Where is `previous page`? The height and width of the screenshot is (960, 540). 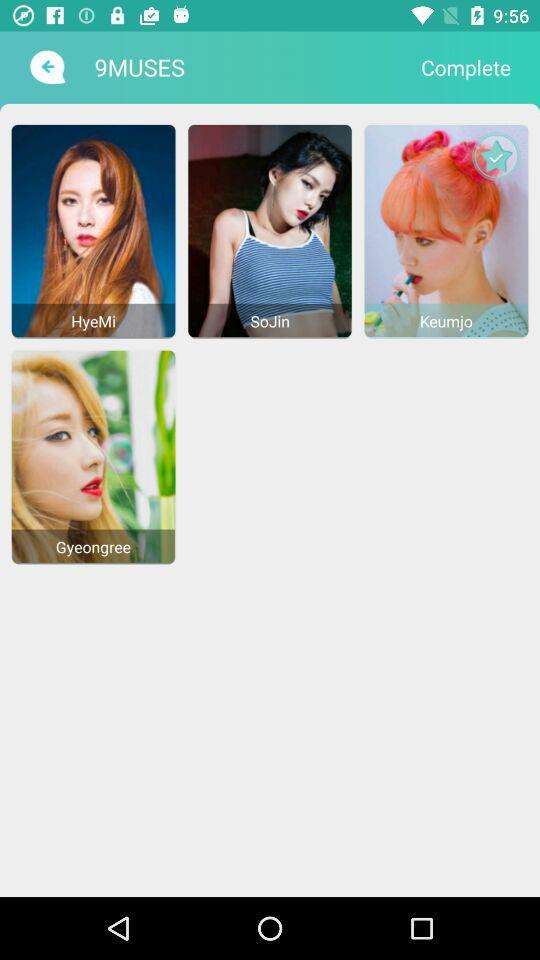 previous page is located at coordinates (45, 67).